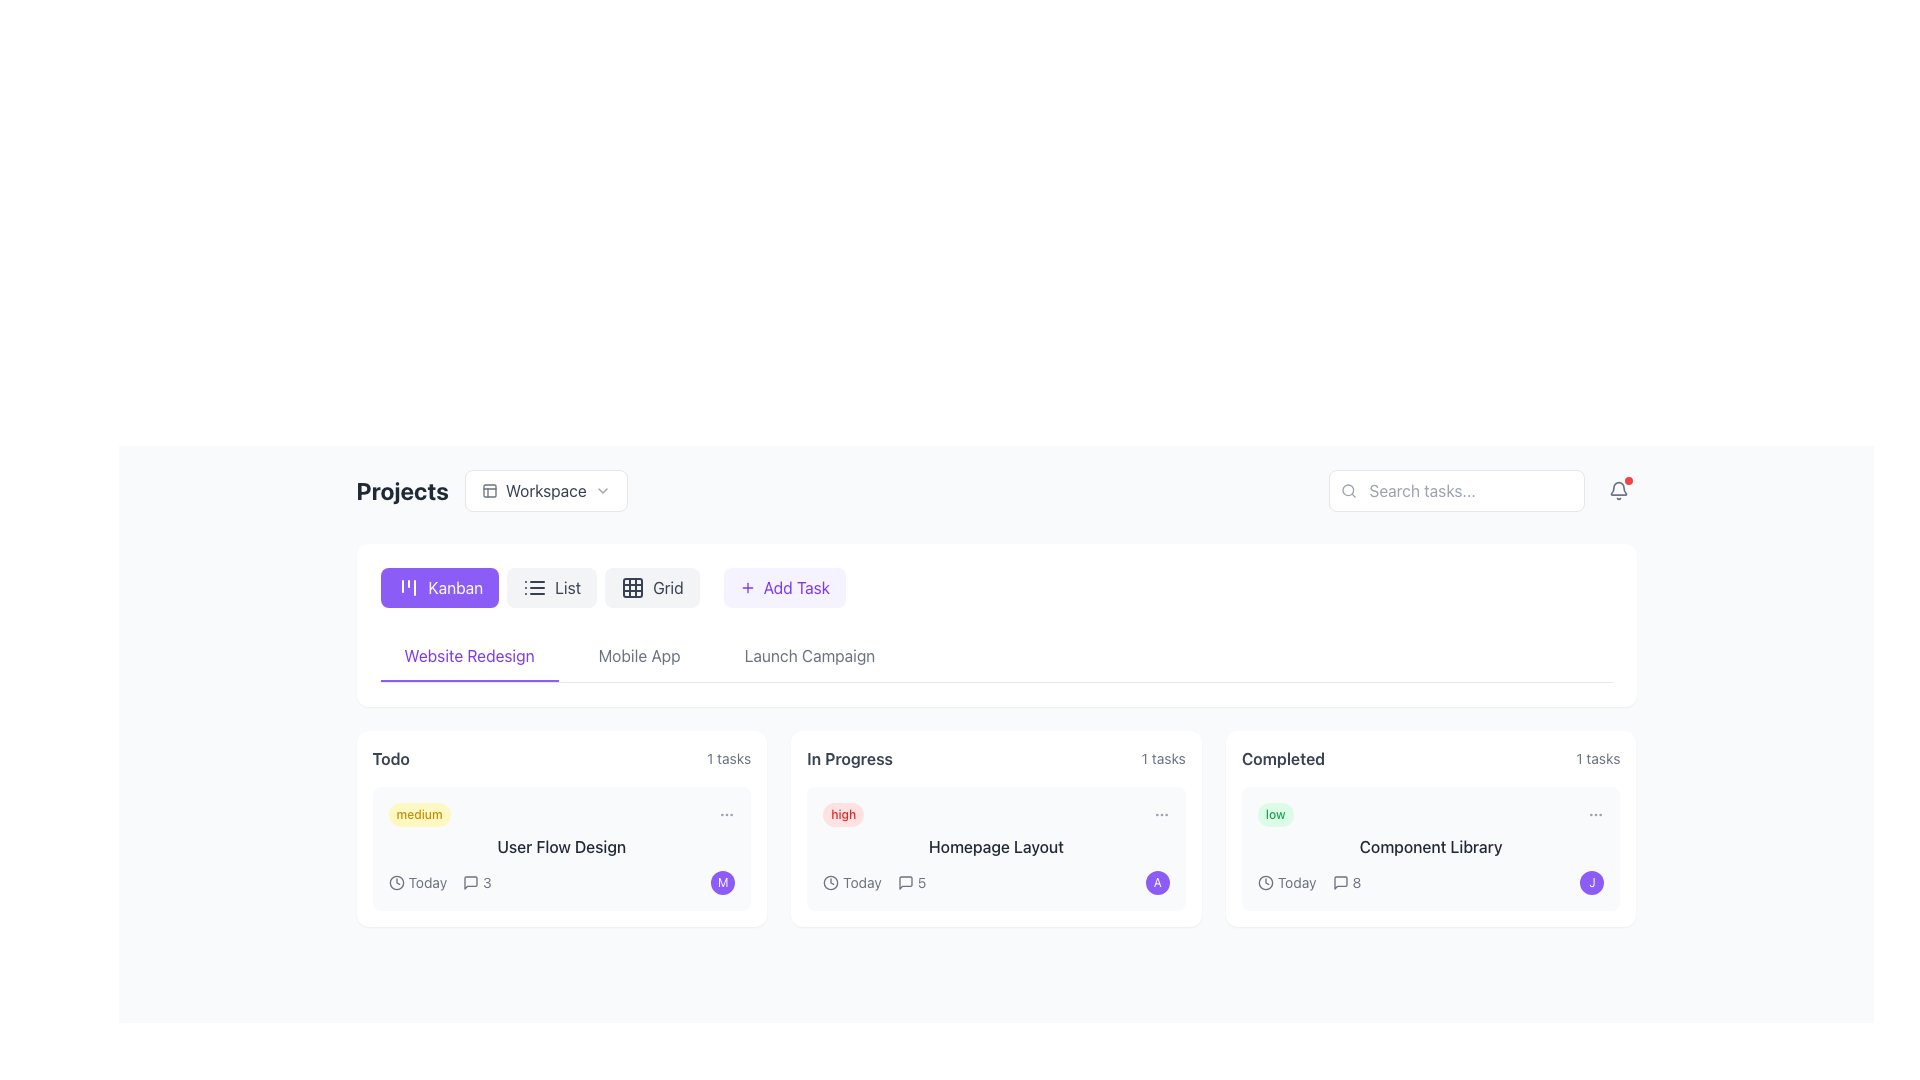 This screenshot has height=1080, width=1920. Describe the element at coordinates (911, 882) in the screenshot. I see `the Comment counter component, which features a speech bubble icon and the number '5'` at that location.